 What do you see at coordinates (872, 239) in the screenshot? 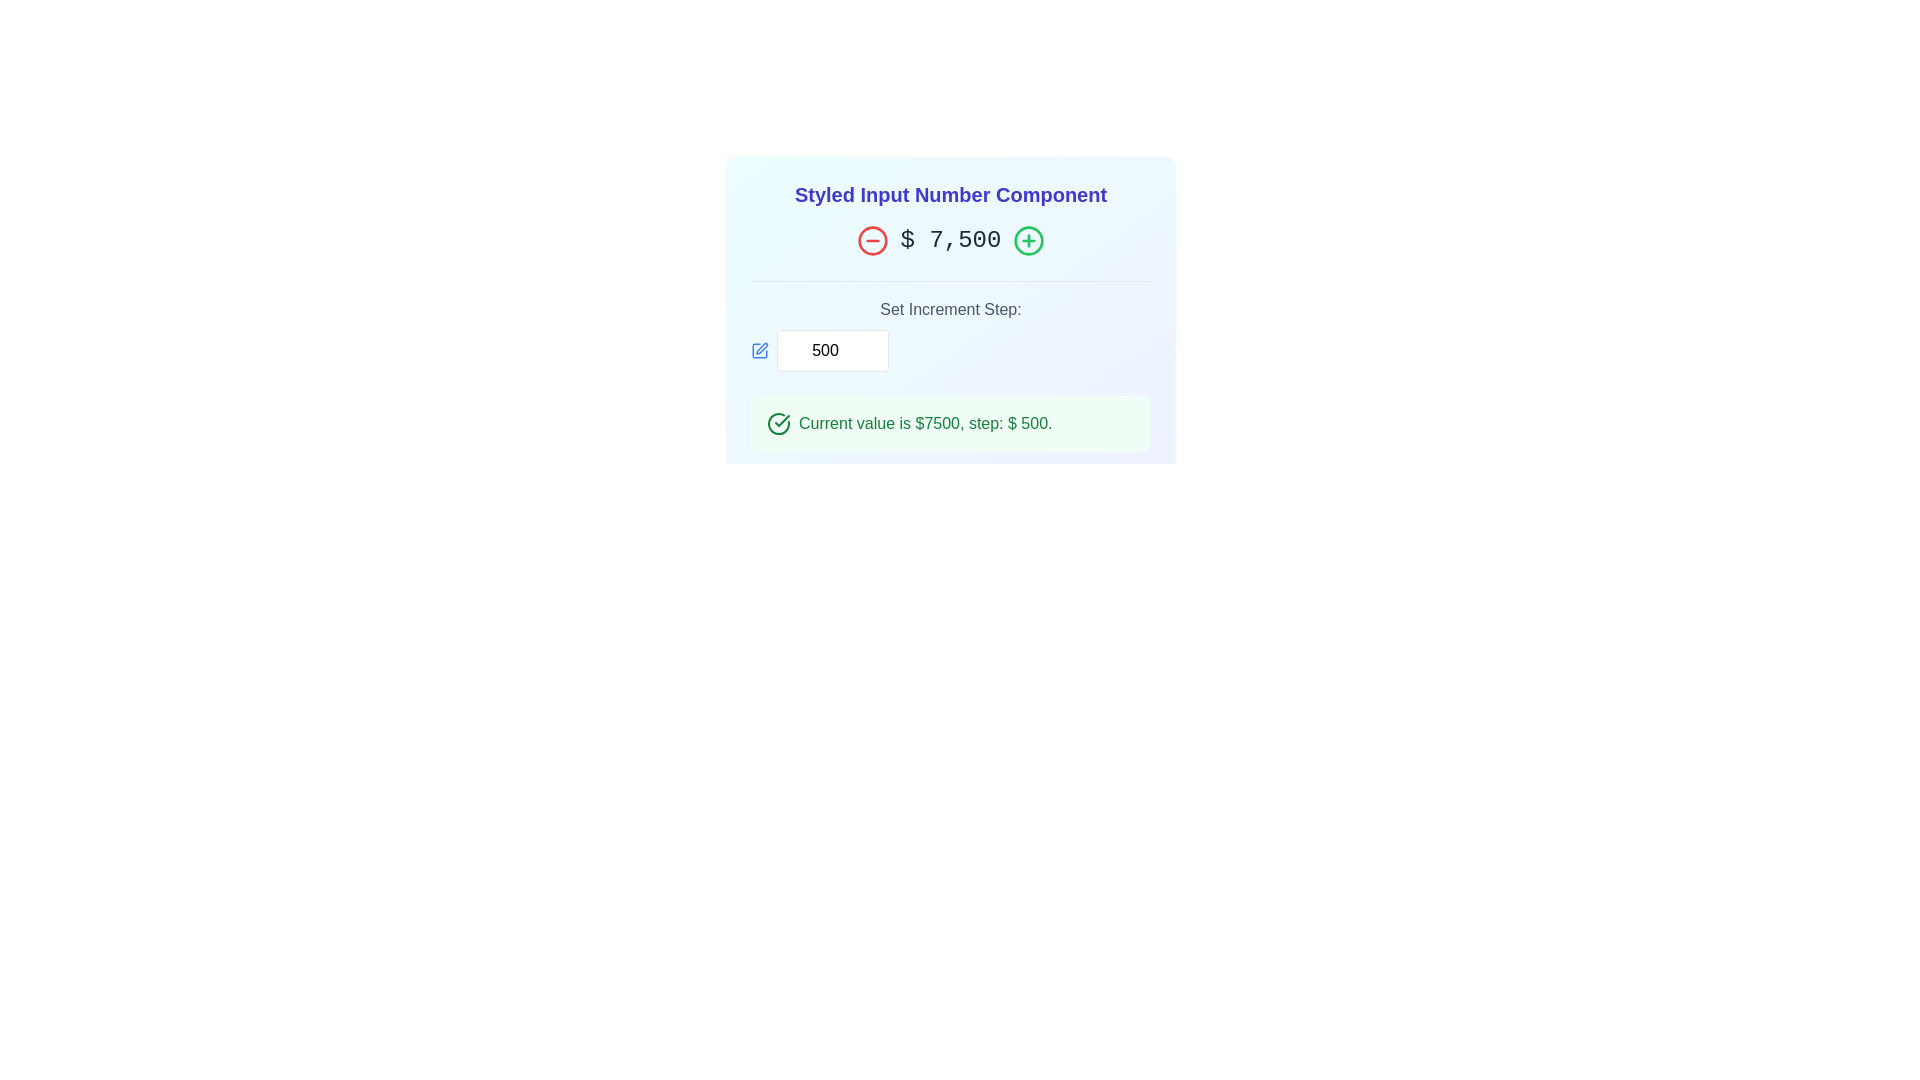
I see `the decrement button, which is a circular outline with a minus symbol inside, located to the left of the numeric value display ($7,500)` at bounding box center [872, 239].